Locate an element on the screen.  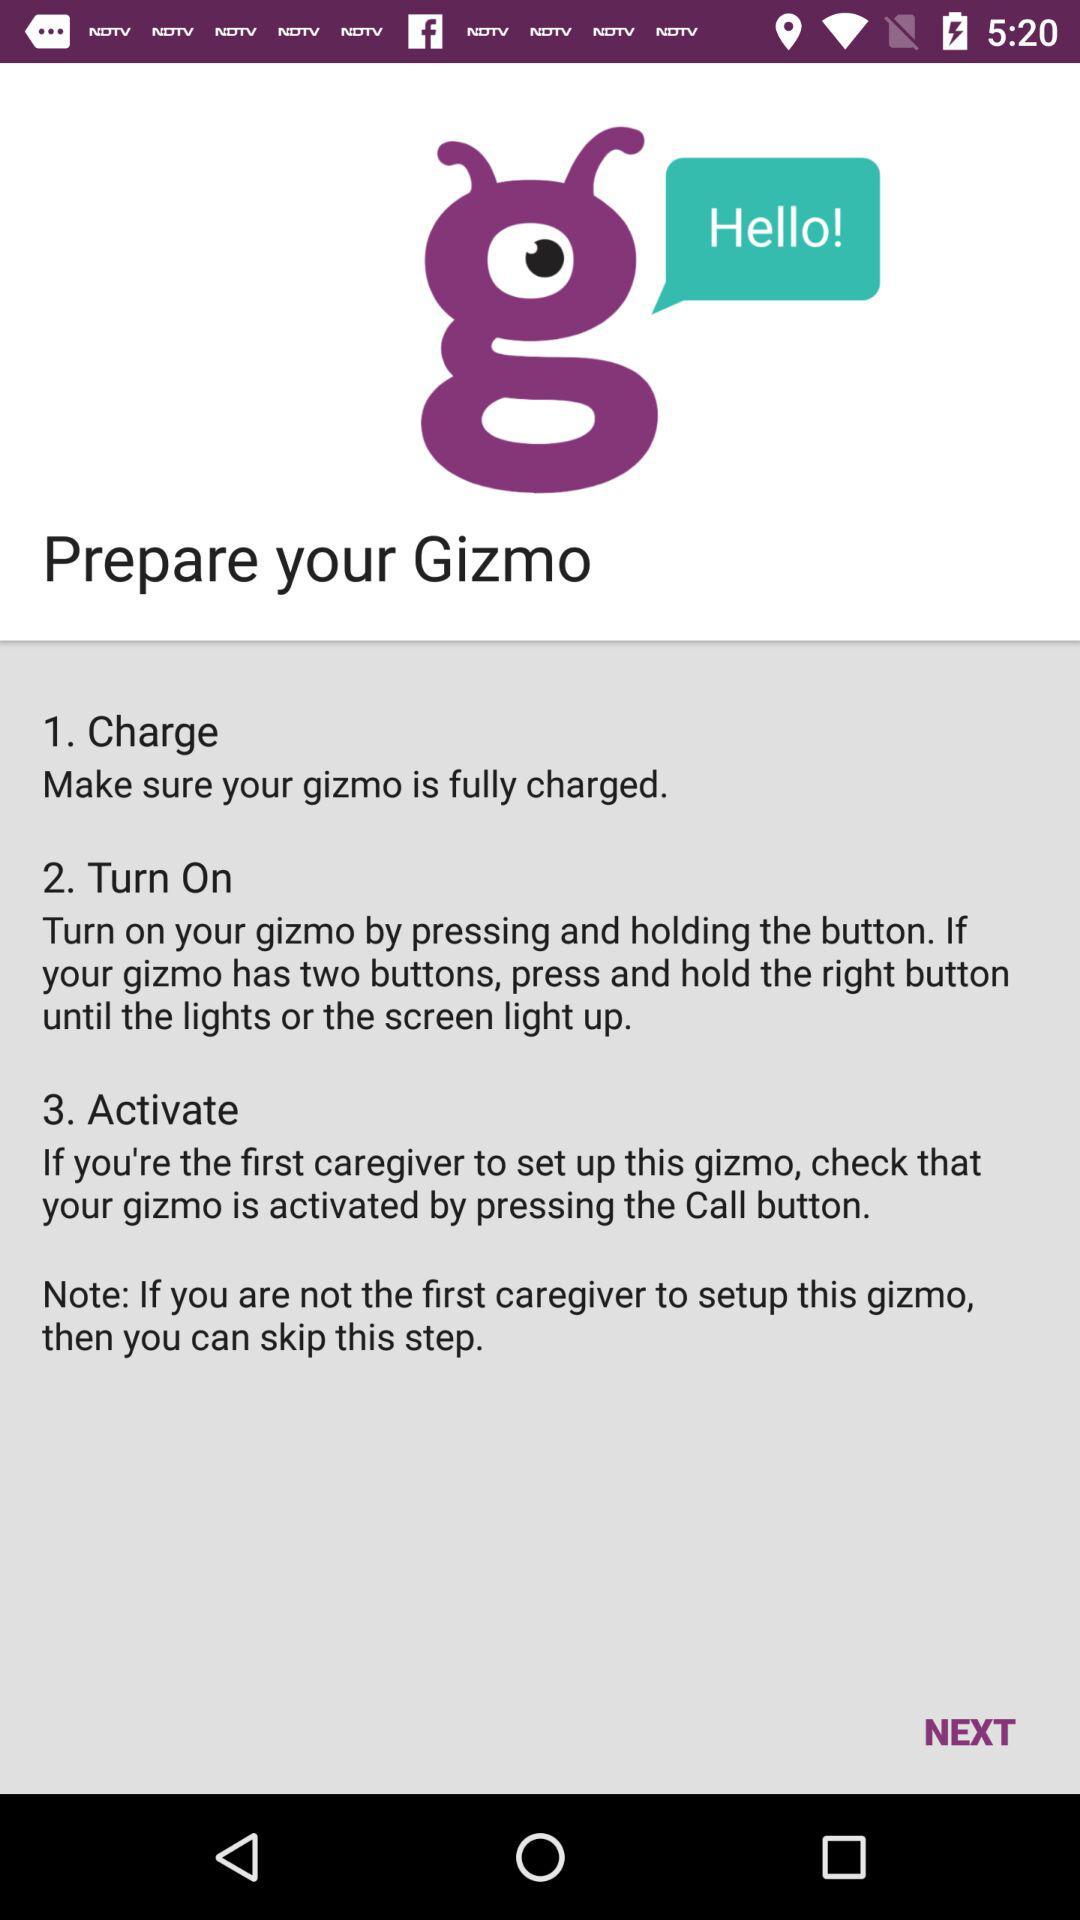
the next item is located at coordinates (968, 1730).